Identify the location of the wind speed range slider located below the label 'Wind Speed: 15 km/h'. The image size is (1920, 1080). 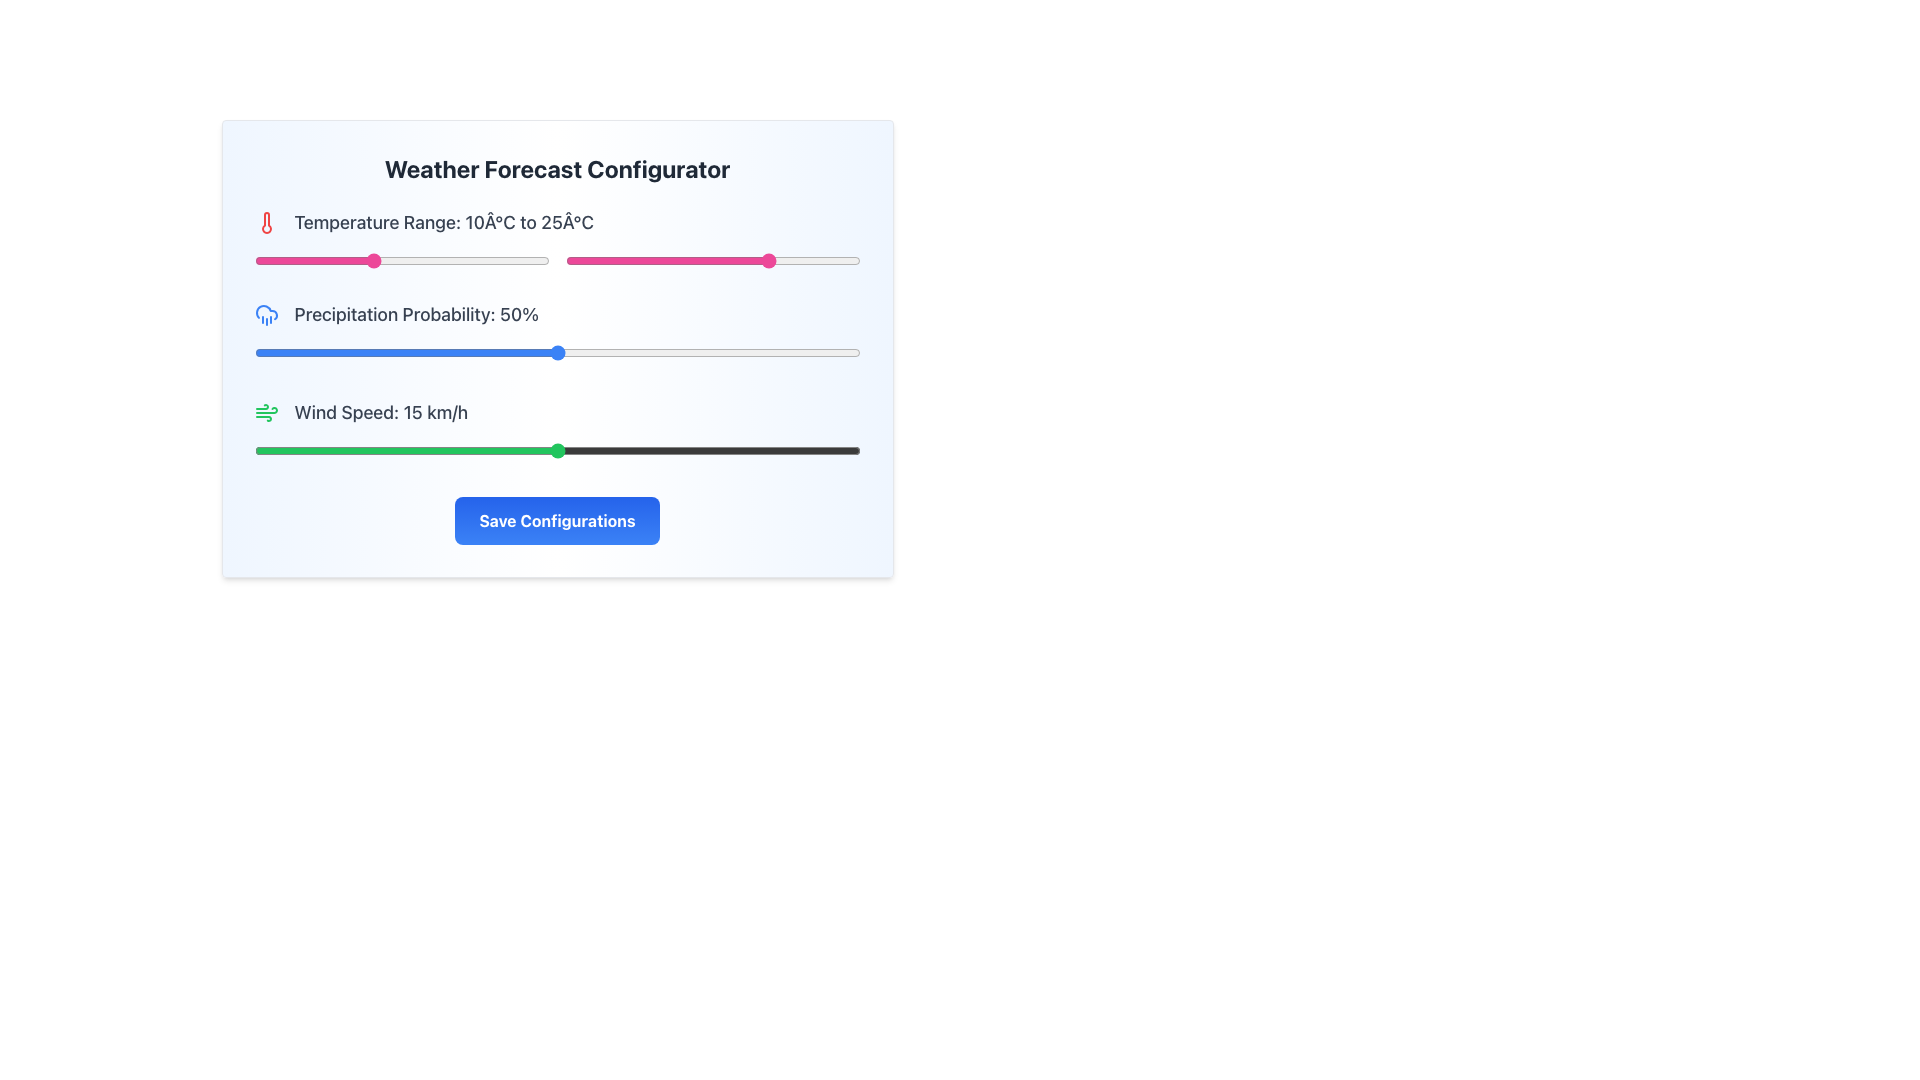
(557, 451).